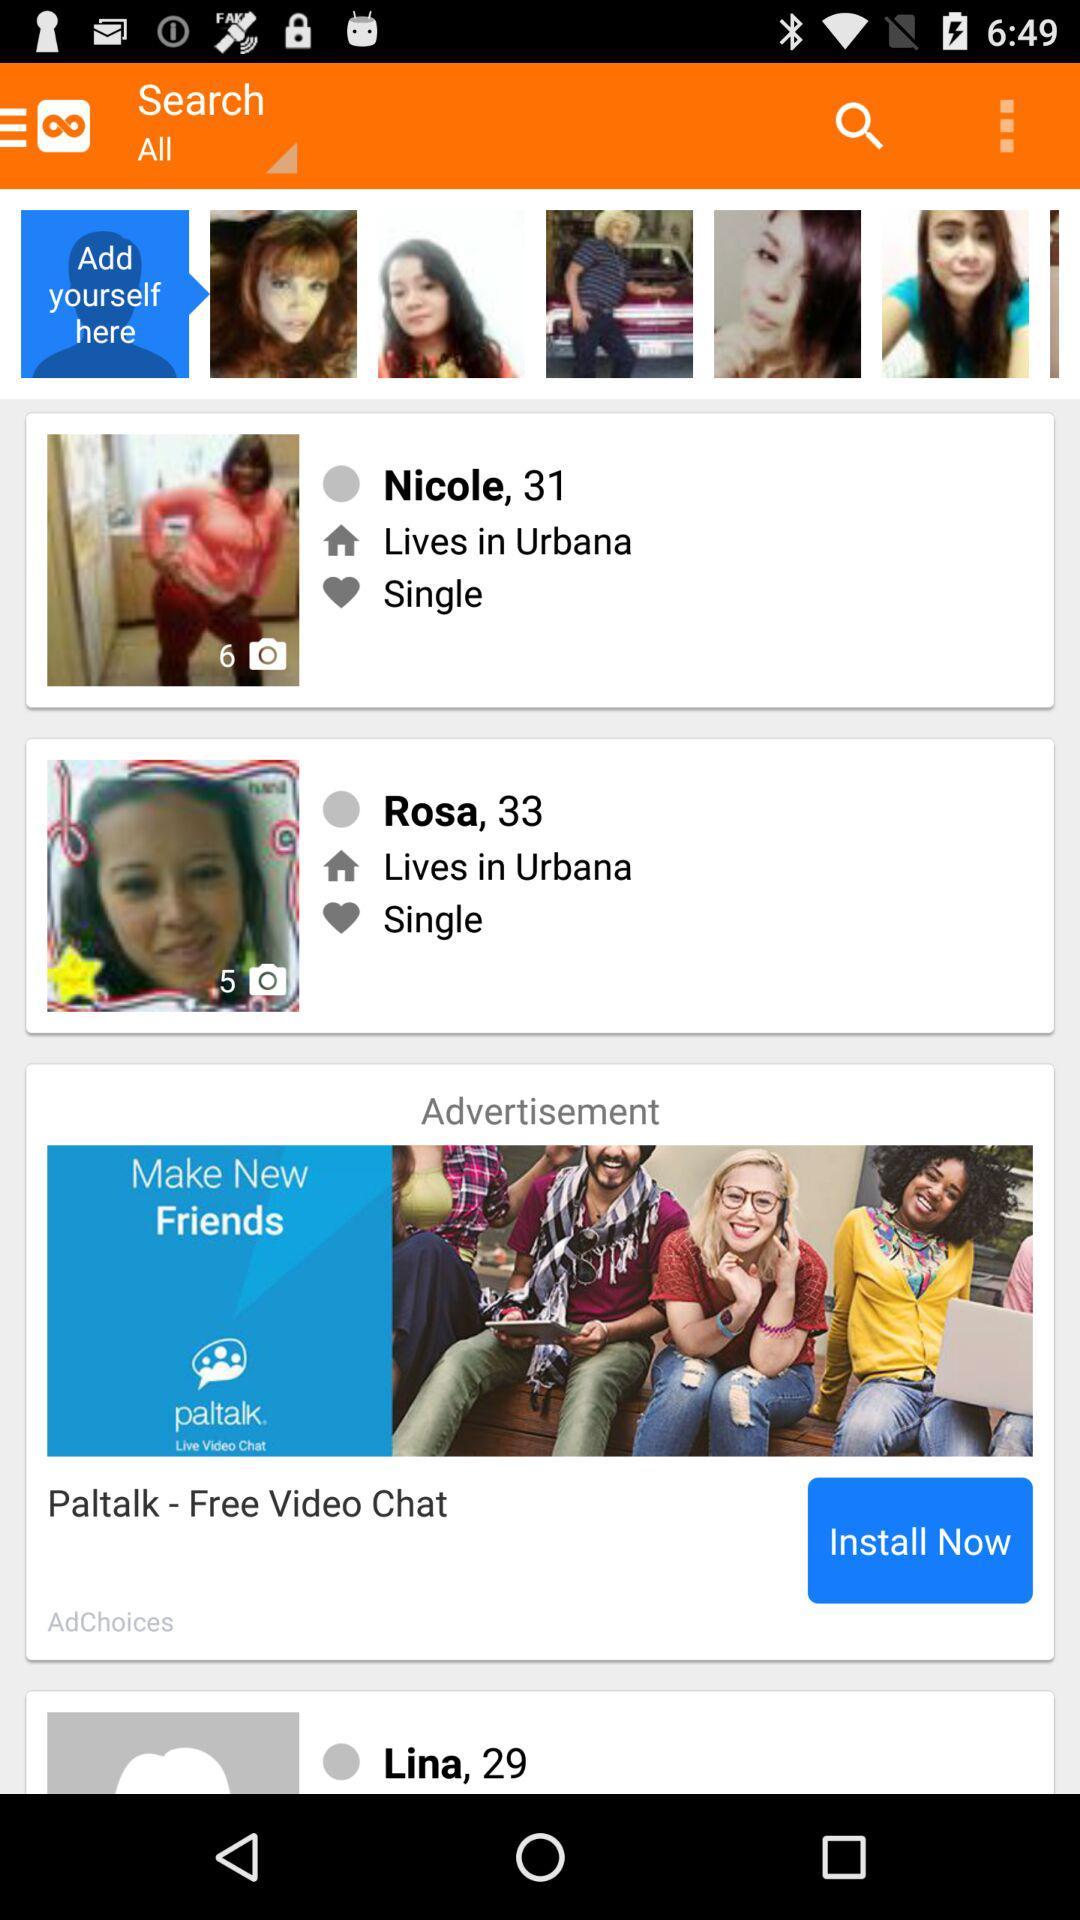 The height and width of the screenshot is (1920, 1080). Describe the element at coordinates (207, 124) in the screenshot. I see `the text in the orange color box` at that location.